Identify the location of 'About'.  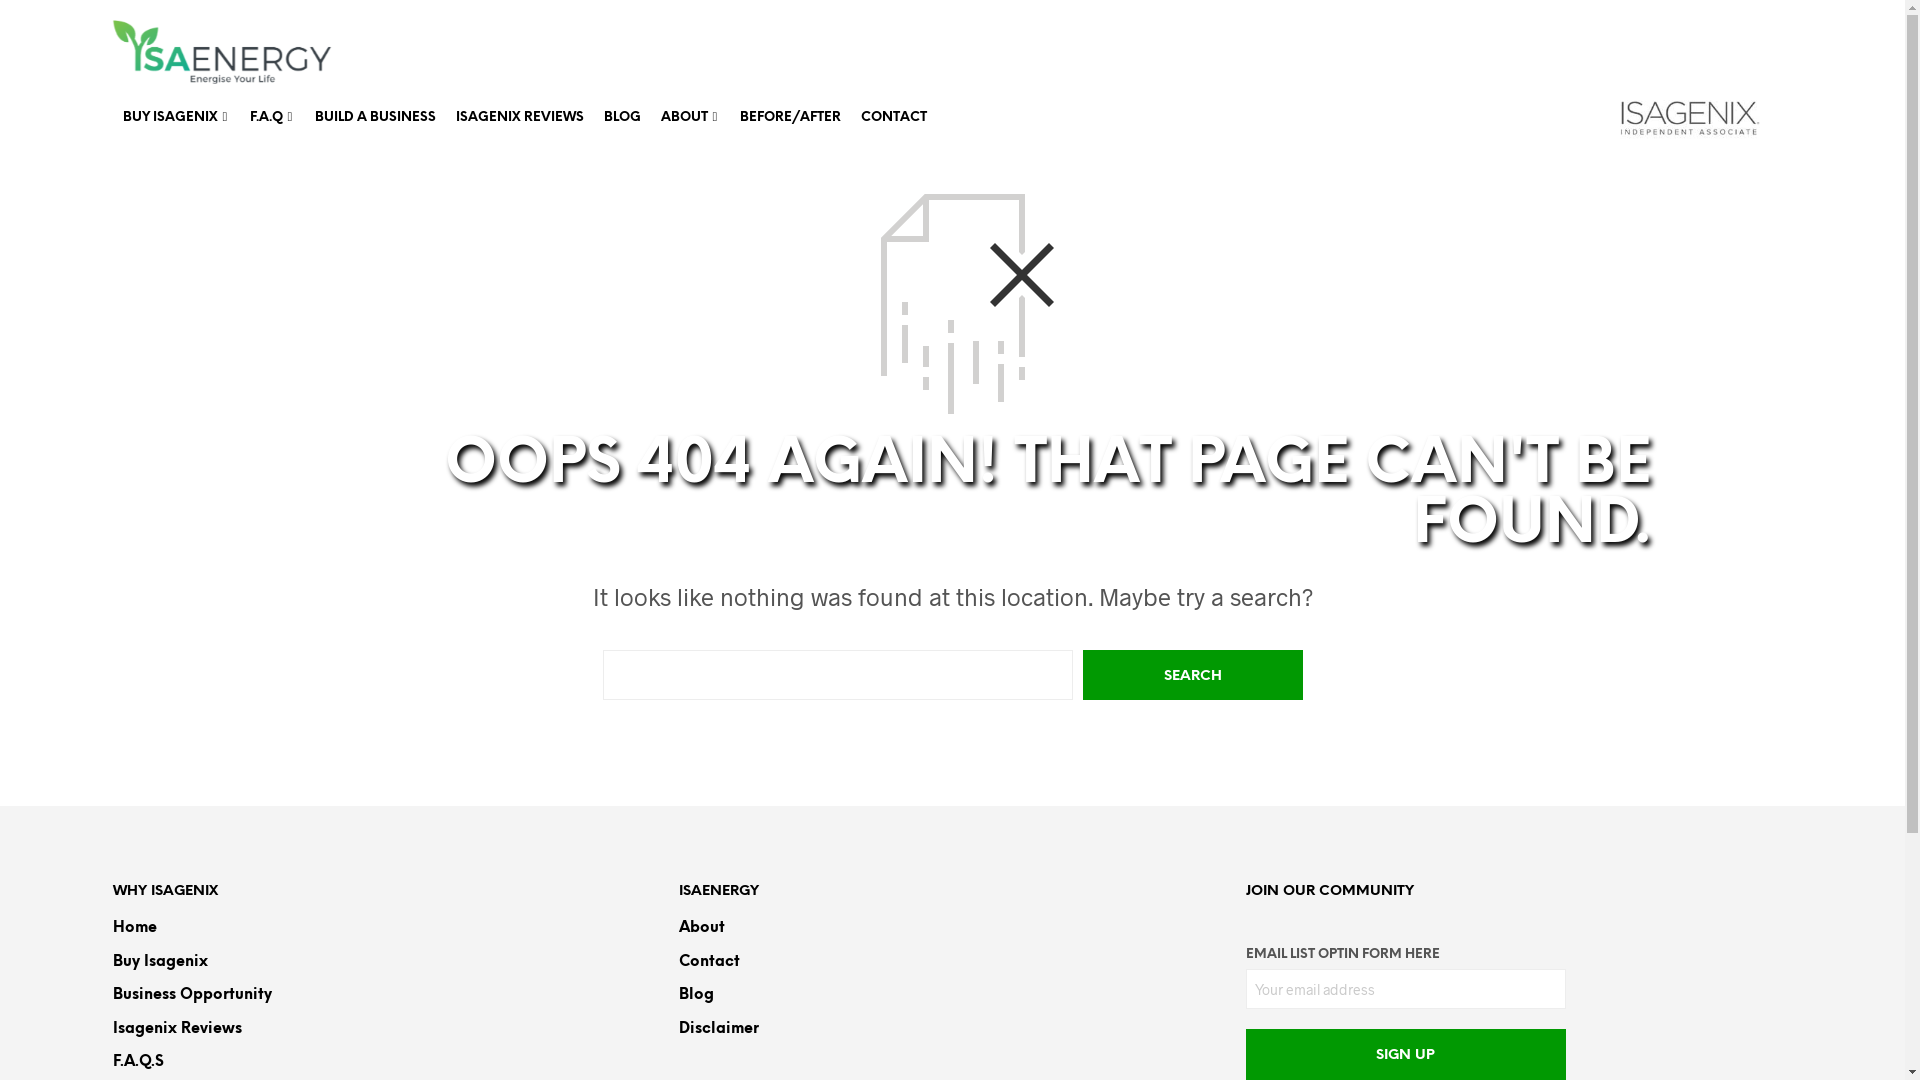
(701, 928).